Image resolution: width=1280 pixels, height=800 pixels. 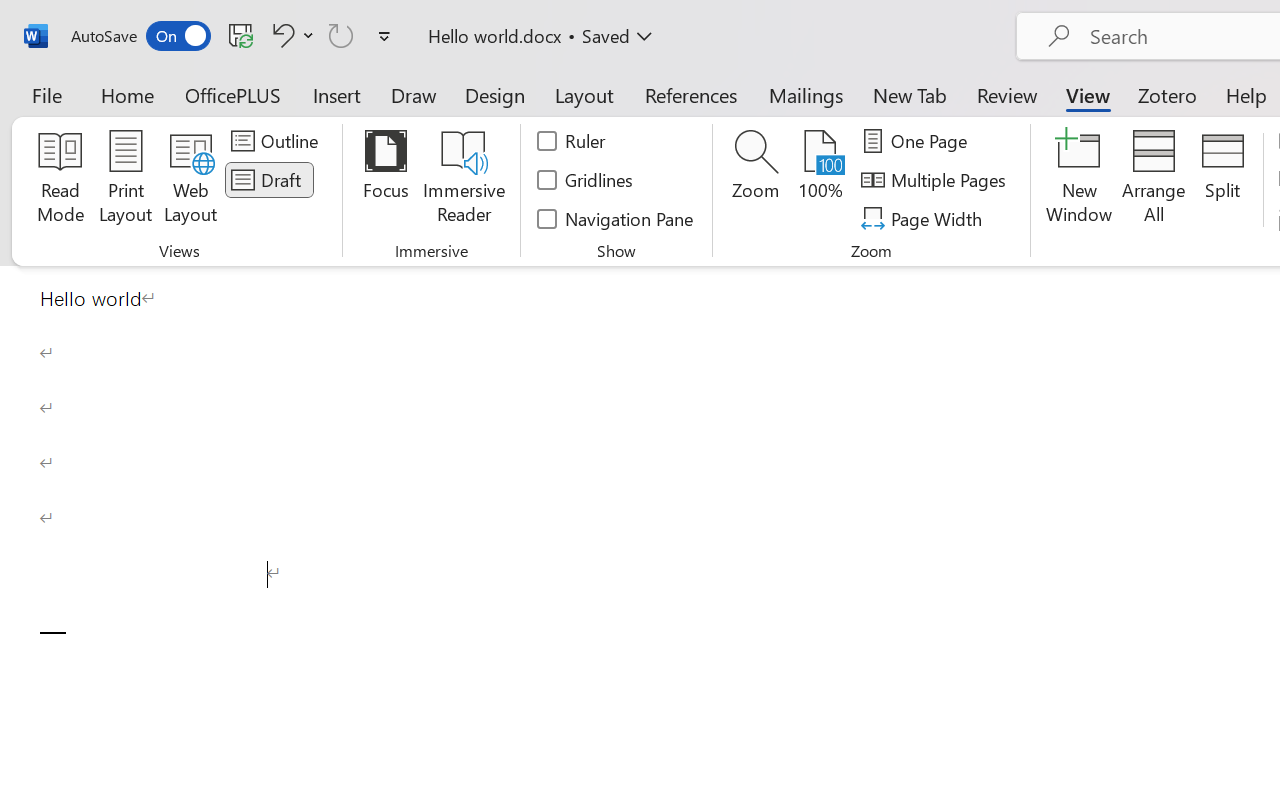 I want to click on 'Ruler', so click(x=571, y=141).